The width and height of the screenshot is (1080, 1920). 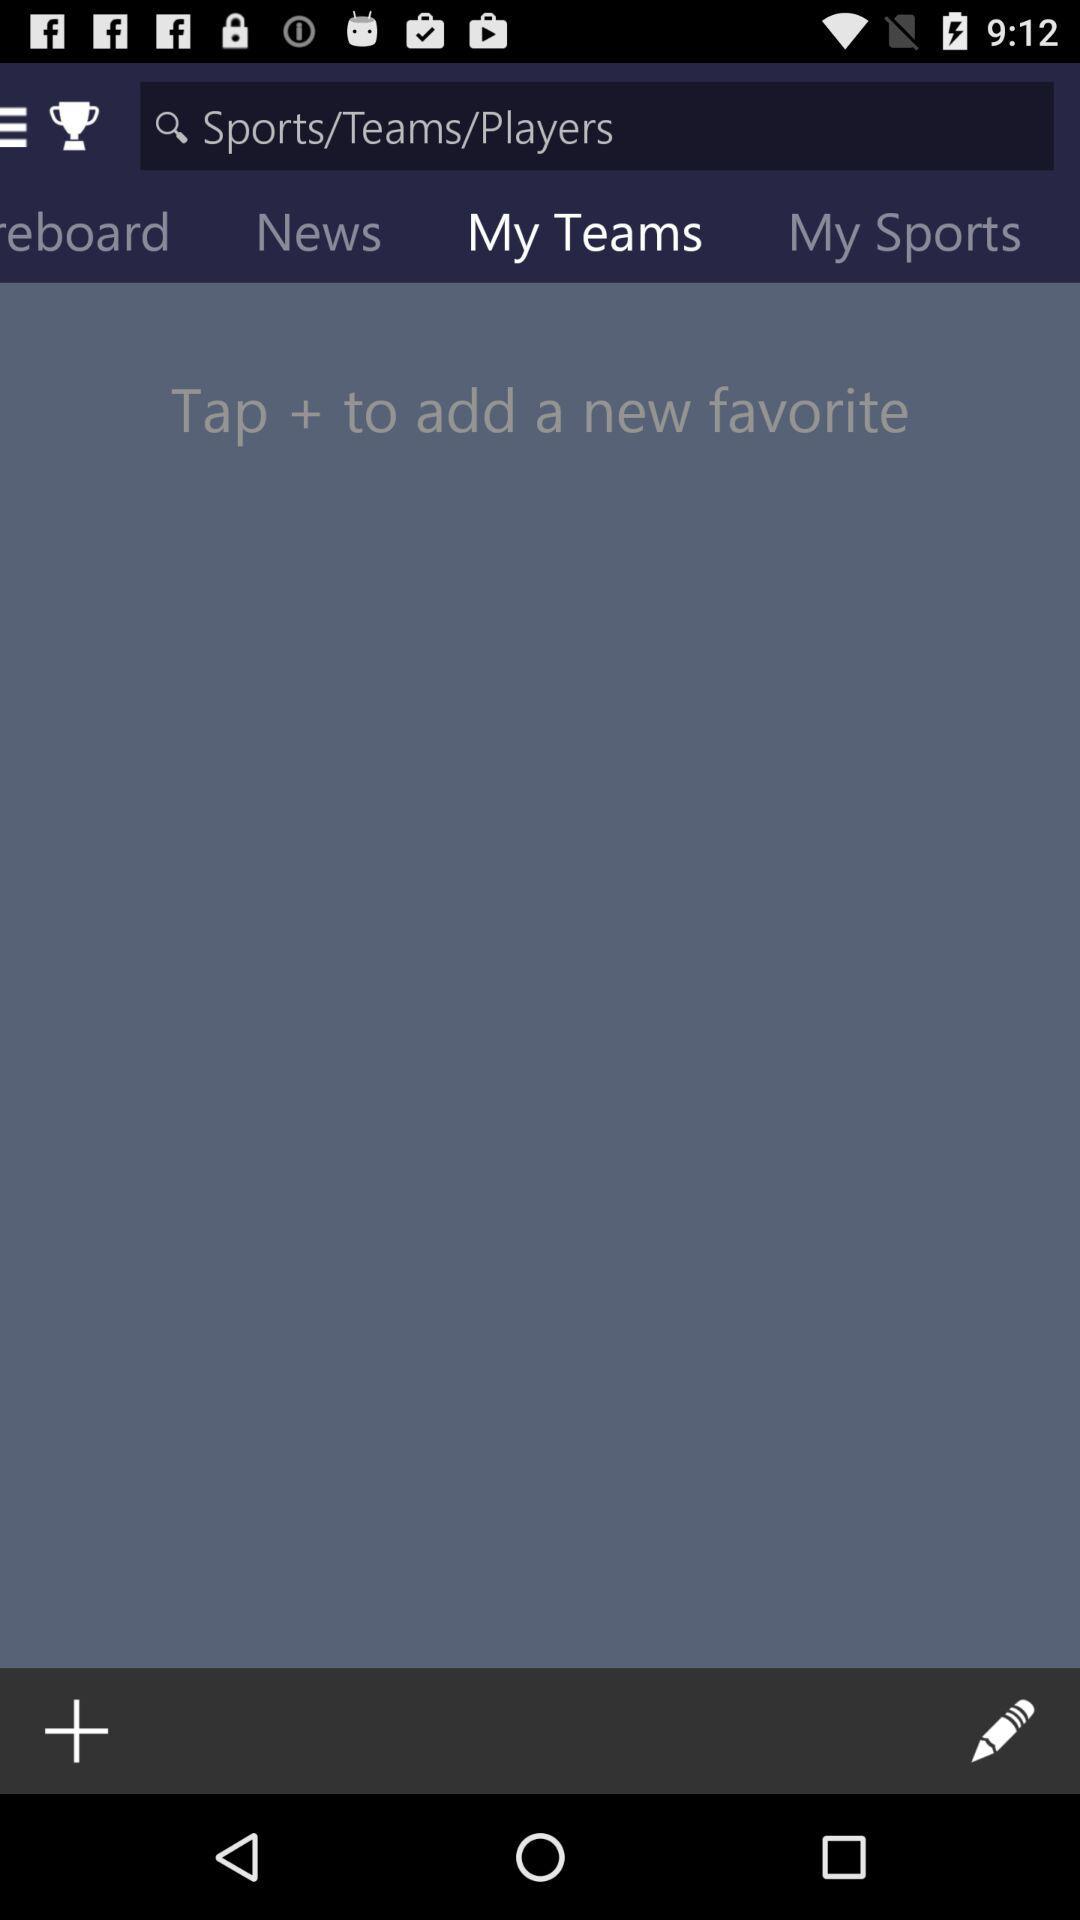 I want to click on the item to the right of the news icon, so click(x=599, y=235).